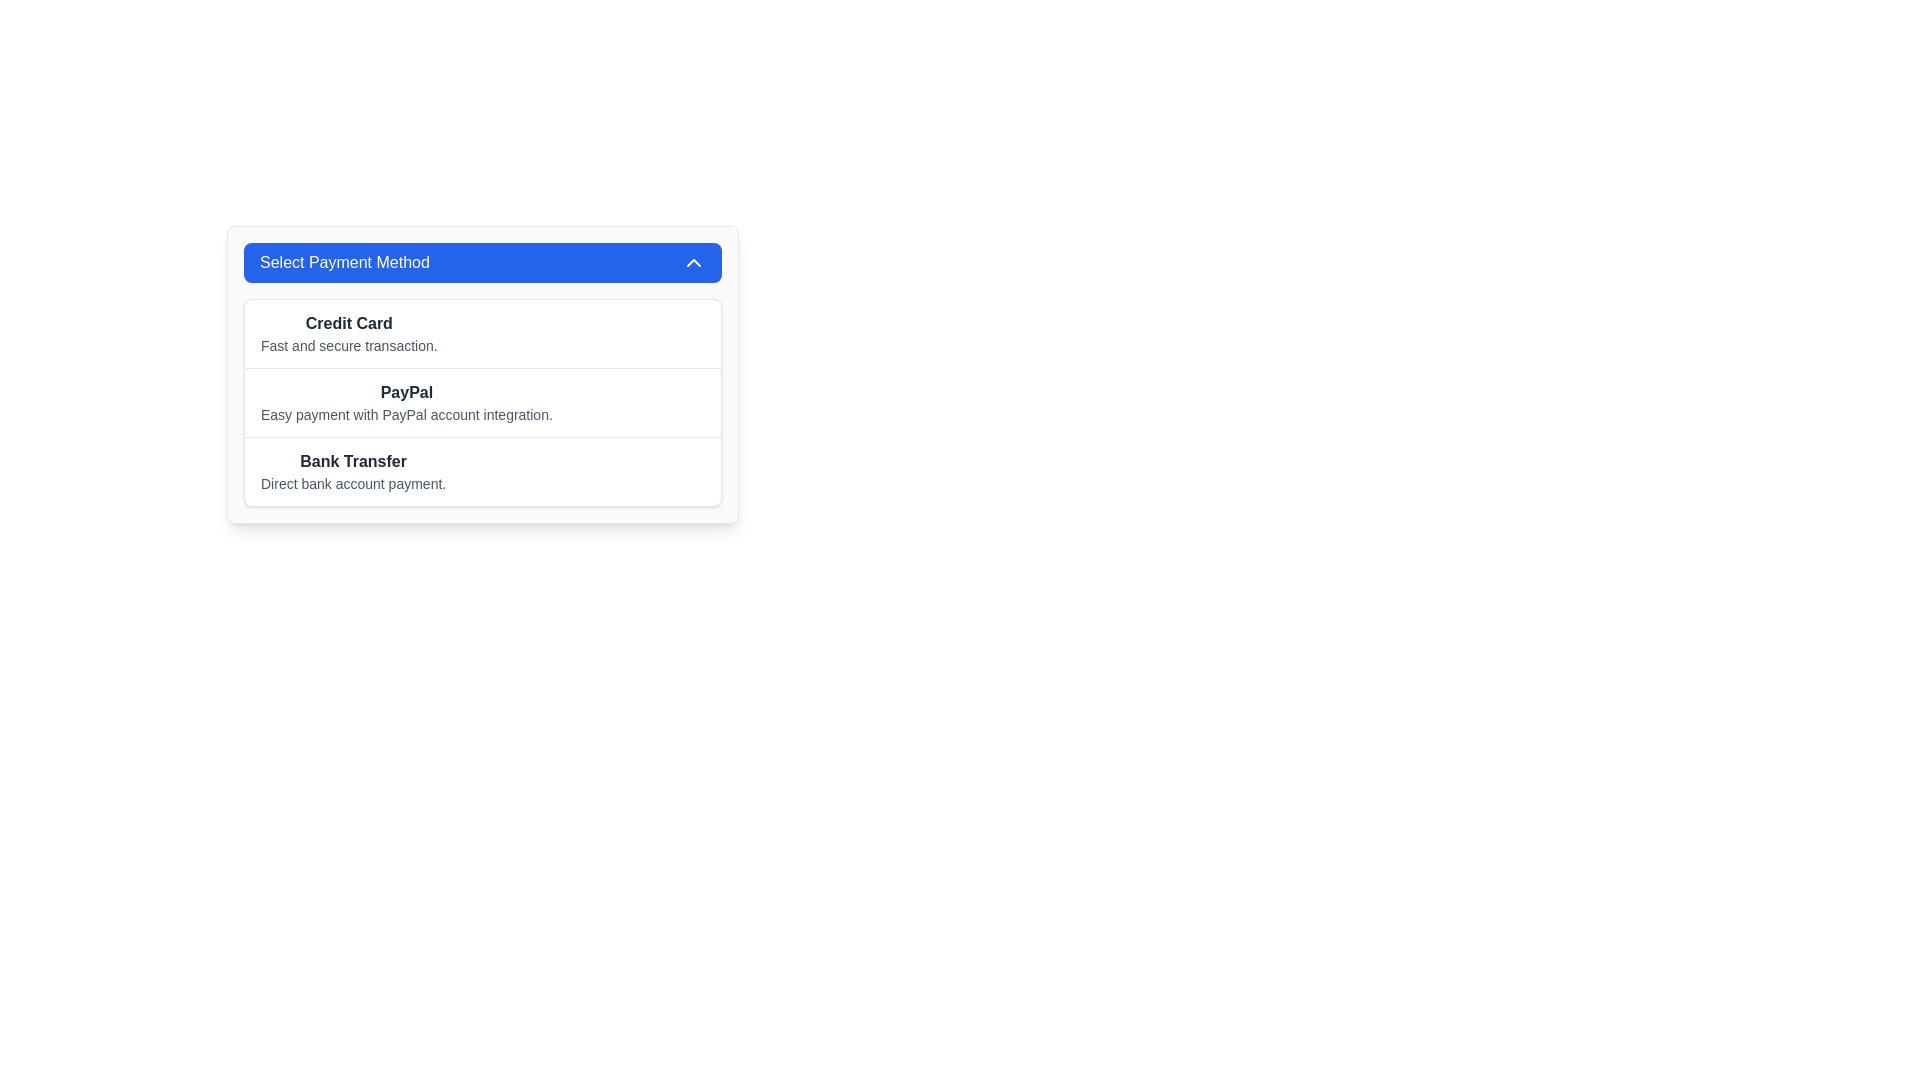 Image resolution: width=1920 pixels, height=1080 pixels. I want to click on the Dropdown Toggle Button located at the top of the card-like component, so click(483, 261).